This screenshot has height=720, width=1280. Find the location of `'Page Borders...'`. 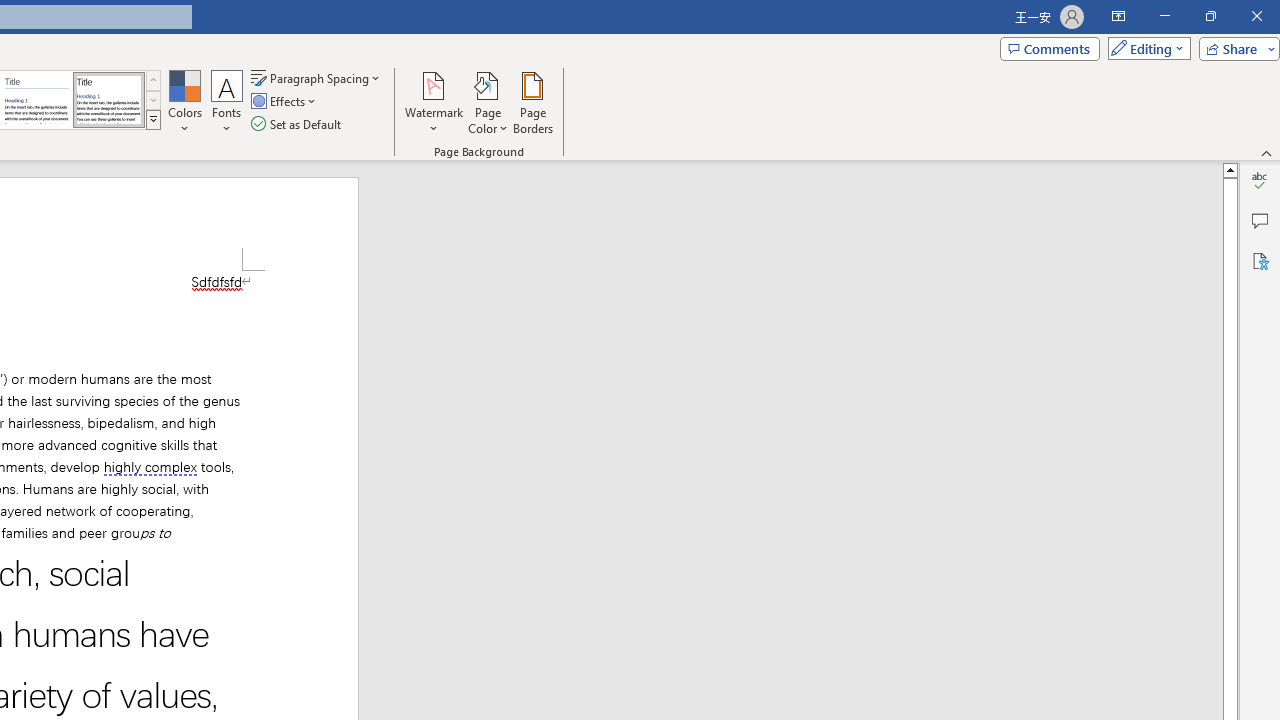

'Page Borders...' is located at coordinates (533, 103).